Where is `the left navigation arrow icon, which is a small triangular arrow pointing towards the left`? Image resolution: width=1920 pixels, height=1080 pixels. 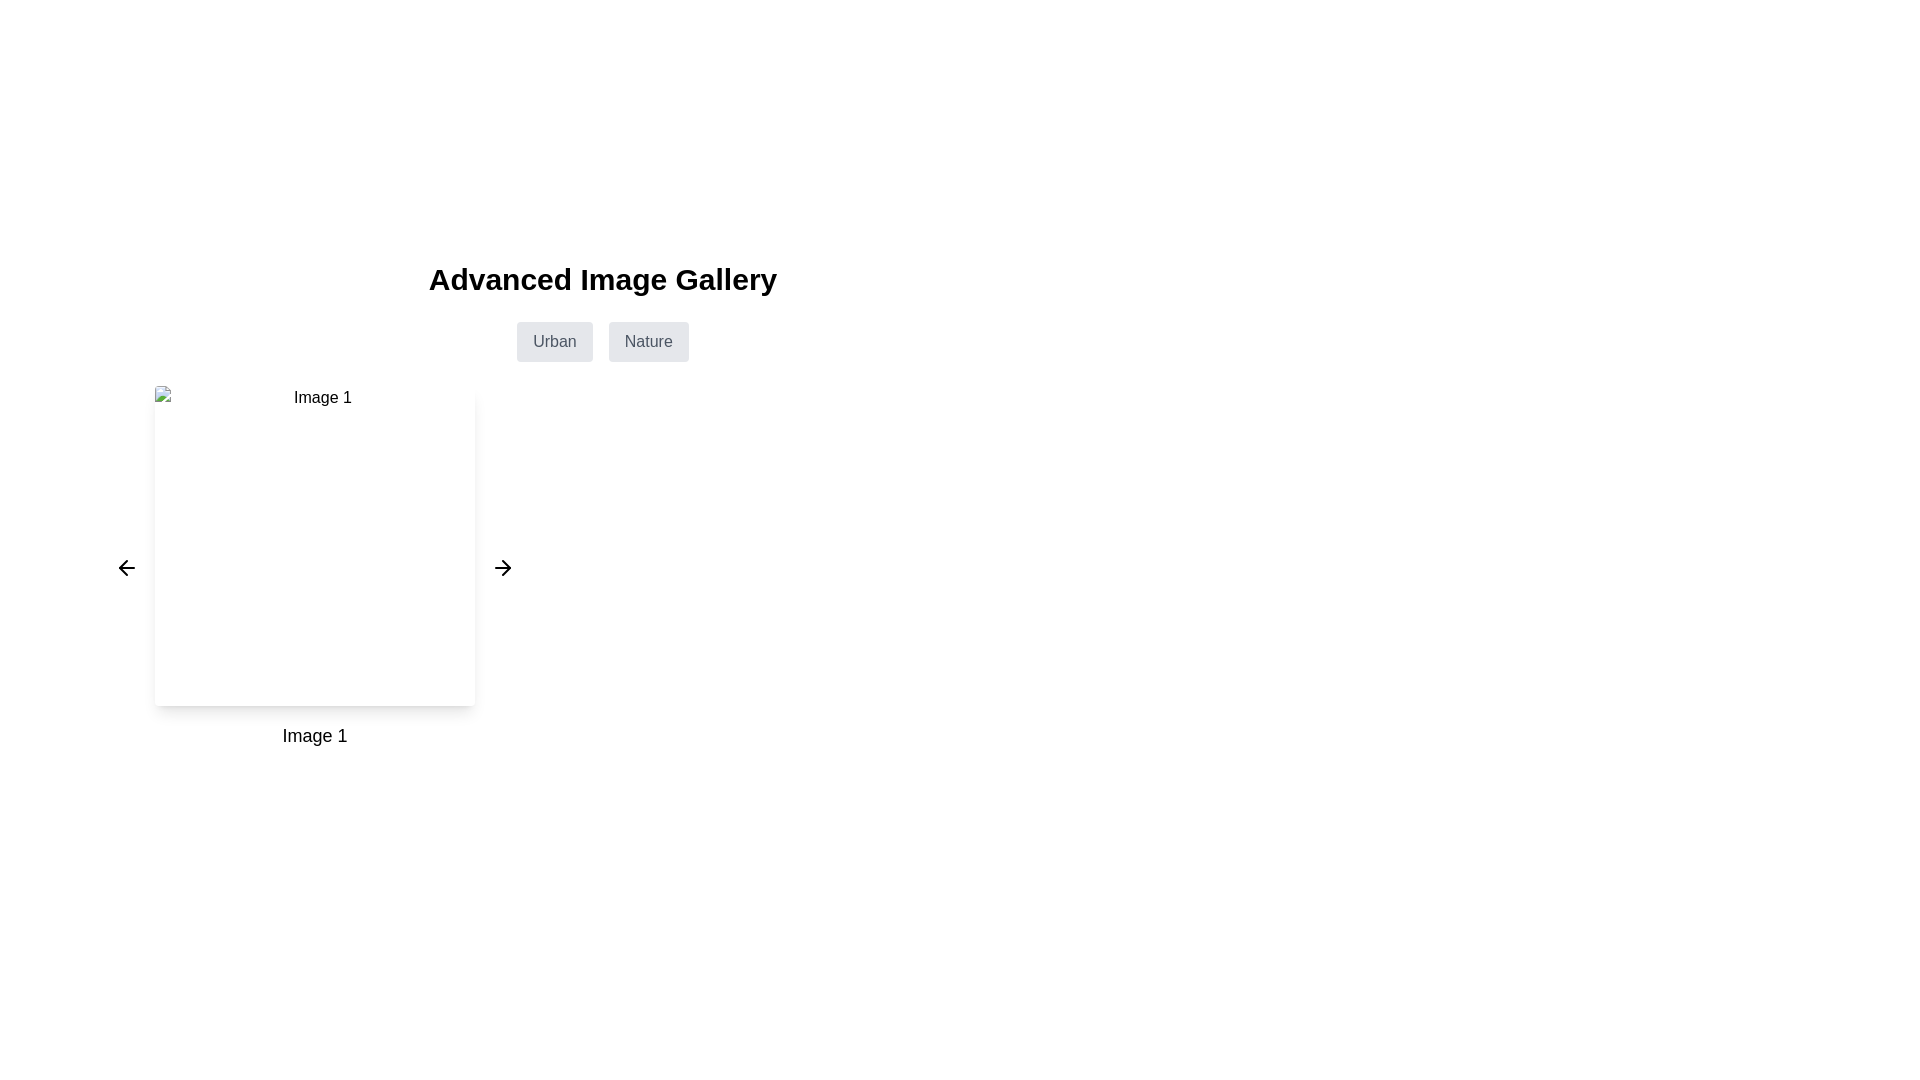
the left navigation arrow icon, which is a small triangular arrow pointing towards the left is located at coordinates (122, 567).